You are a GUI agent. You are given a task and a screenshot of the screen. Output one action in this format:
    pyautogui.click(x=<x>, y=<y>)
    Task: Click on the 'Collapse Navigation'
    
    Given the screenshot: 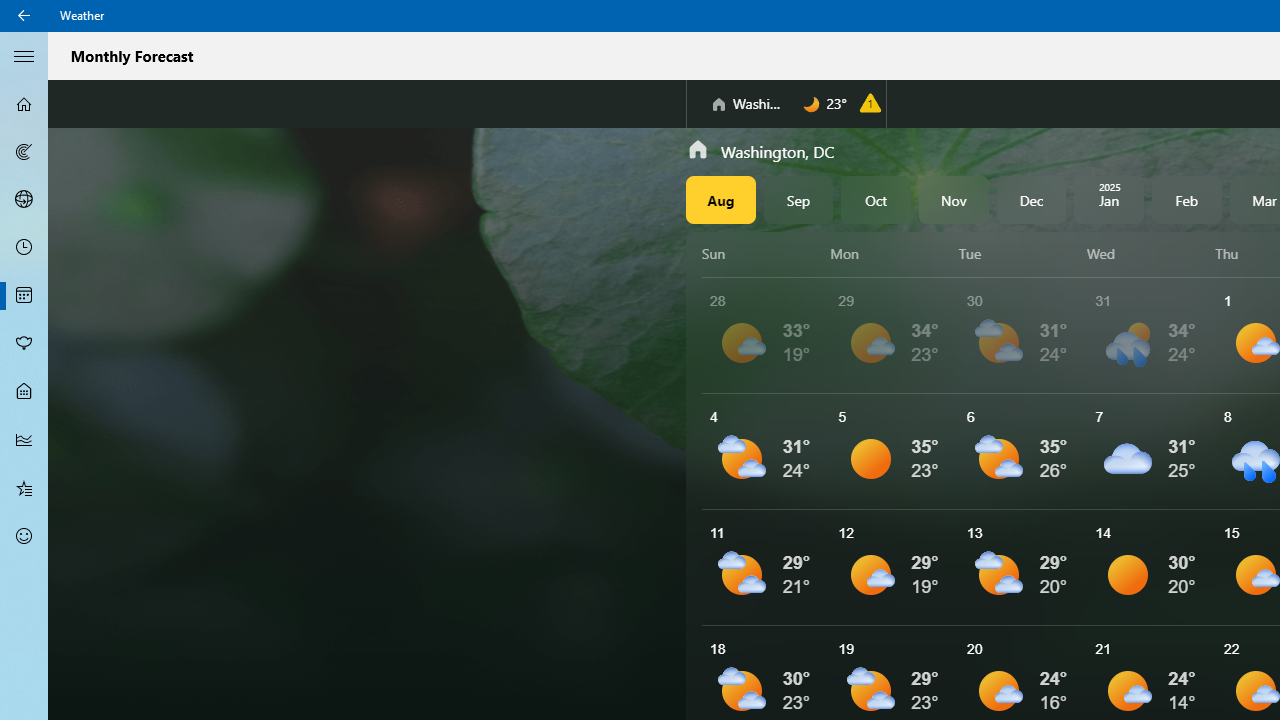 What is the action you would take?
    pyautogui.click(x=24, y=54)
    